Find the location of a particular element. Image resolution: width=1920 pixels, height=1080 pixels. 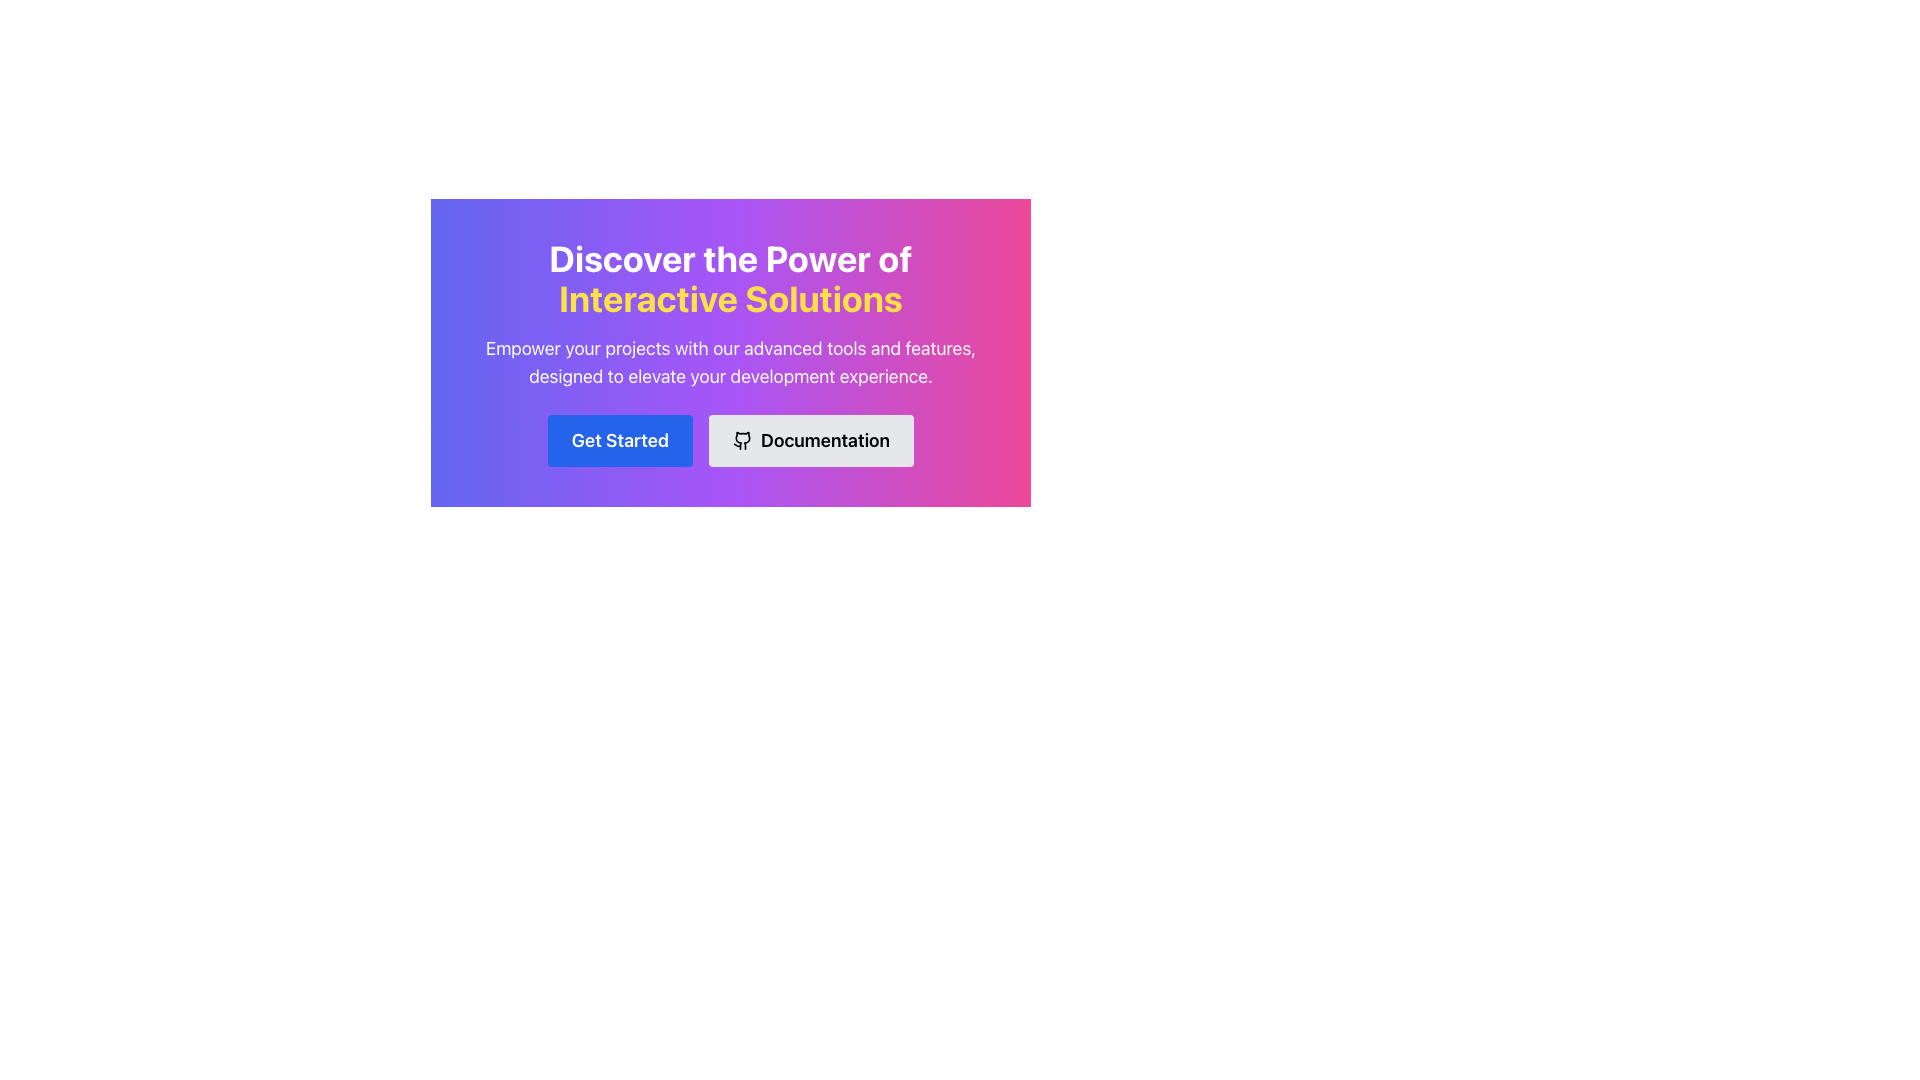

the GitHub icon, which is a stylized cat-like figure located in the top-right corner of the main content area is located at coordinates (742, 439).